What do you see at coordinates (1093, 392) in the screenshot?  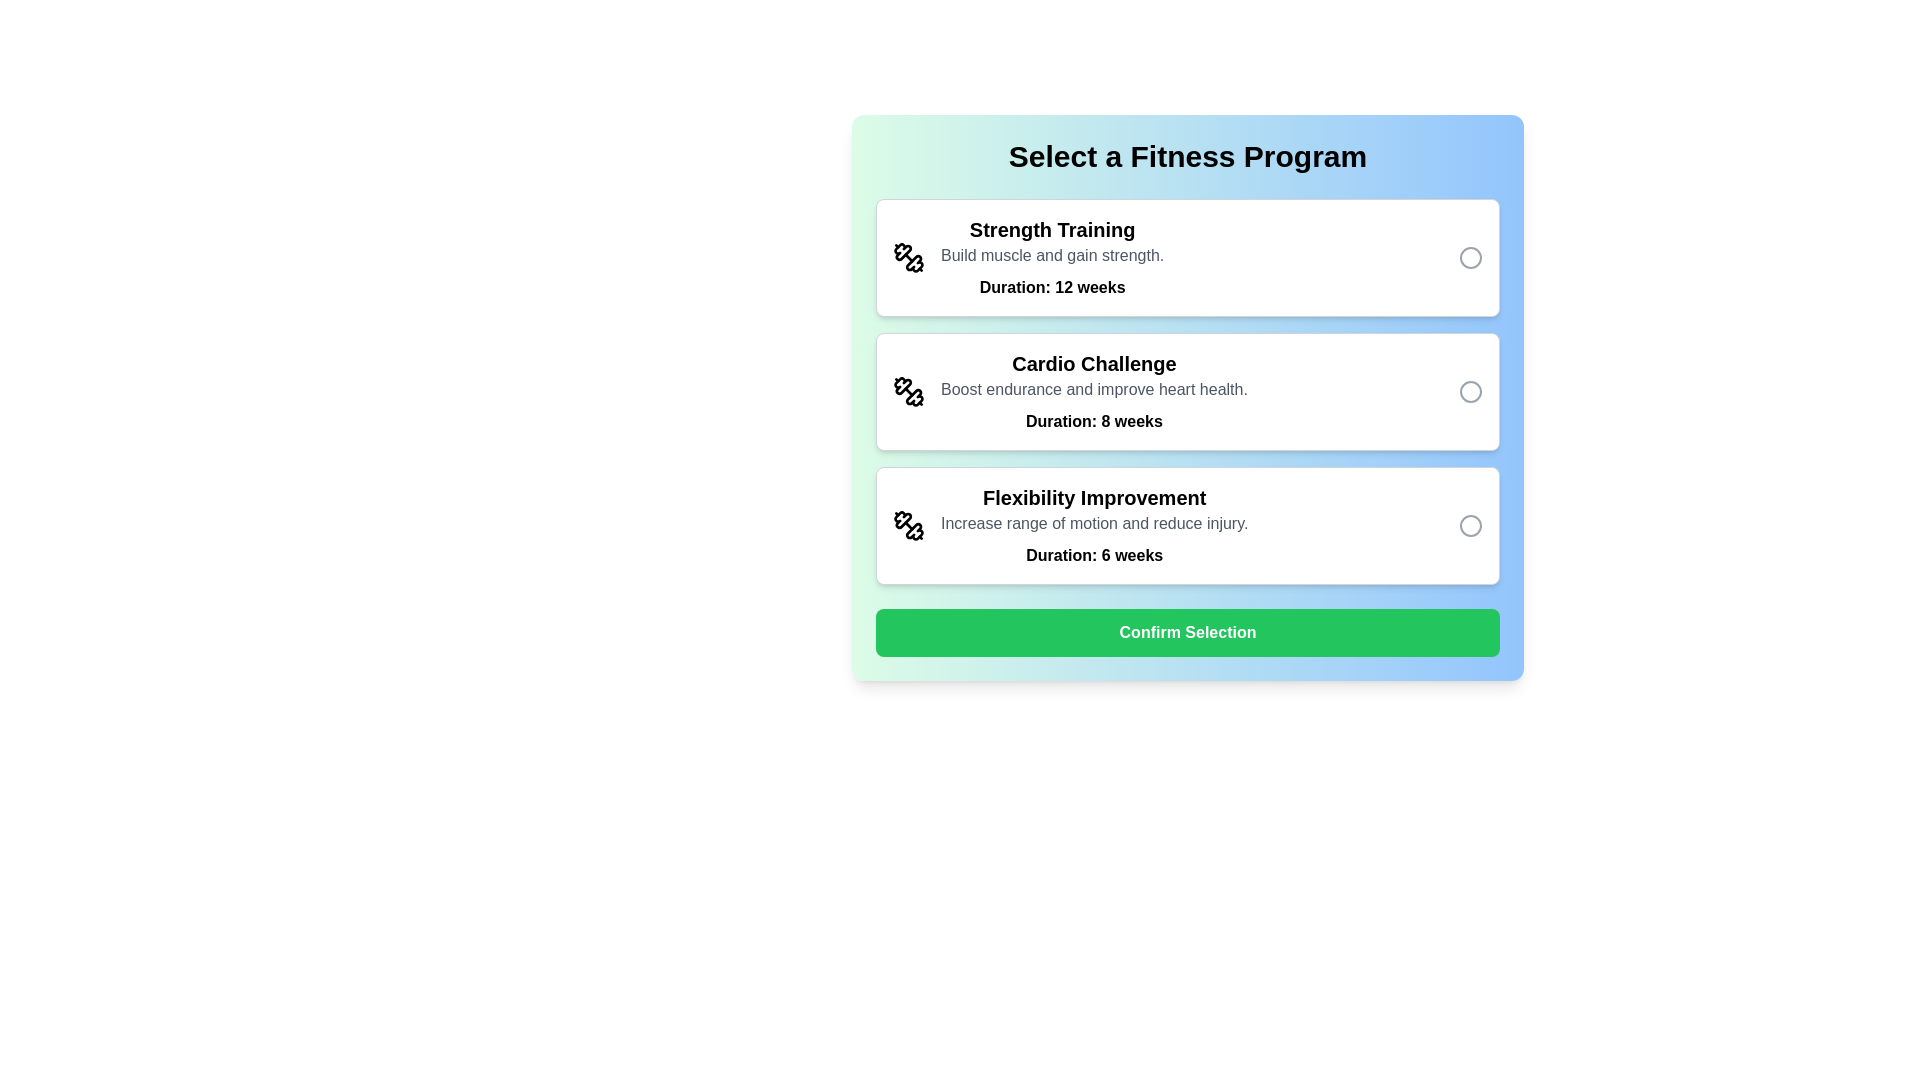 I see `the Information Panel that displays details about the fitness program, located as the second card in a vertical list of three fitness program cards` at bounding box center [1093, 392].